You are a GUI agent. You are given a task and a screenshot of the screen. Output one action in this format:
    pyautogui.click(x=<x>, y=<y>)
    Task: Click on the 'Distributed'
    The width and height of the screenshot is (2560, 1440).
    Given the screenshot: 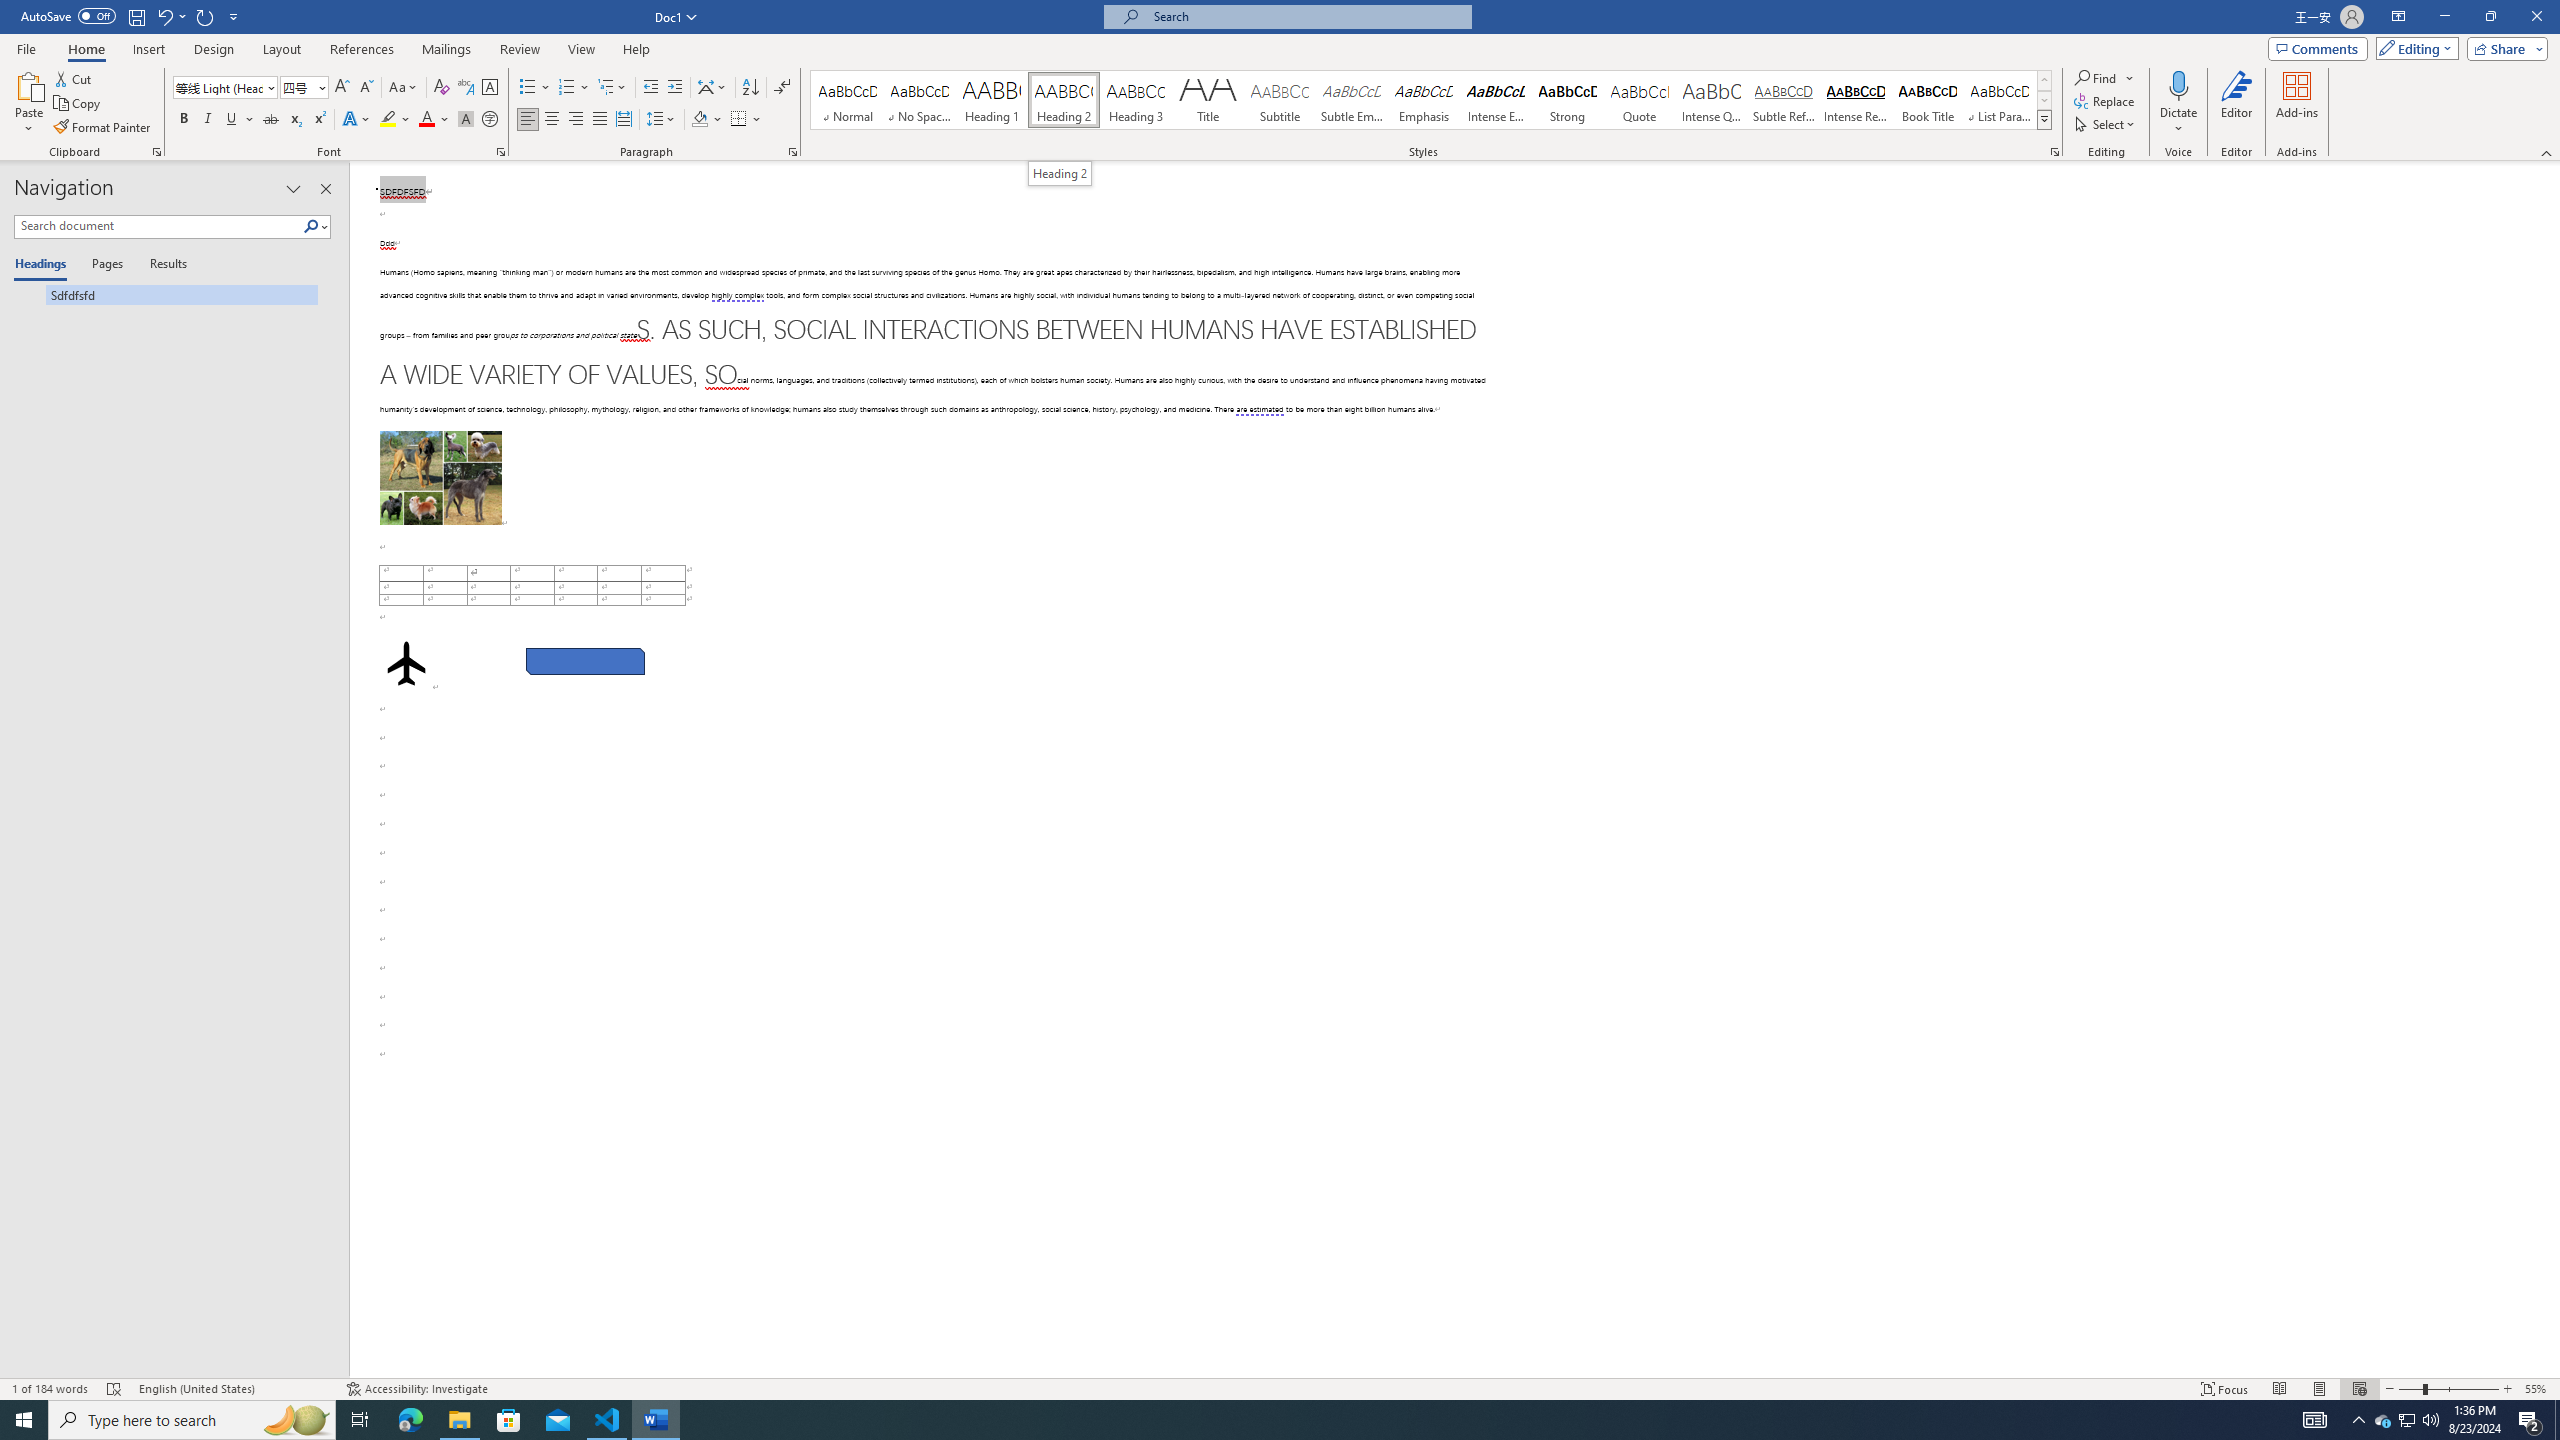 What is the action you would take?
    pyautogui.click(x=623, y=118)
    